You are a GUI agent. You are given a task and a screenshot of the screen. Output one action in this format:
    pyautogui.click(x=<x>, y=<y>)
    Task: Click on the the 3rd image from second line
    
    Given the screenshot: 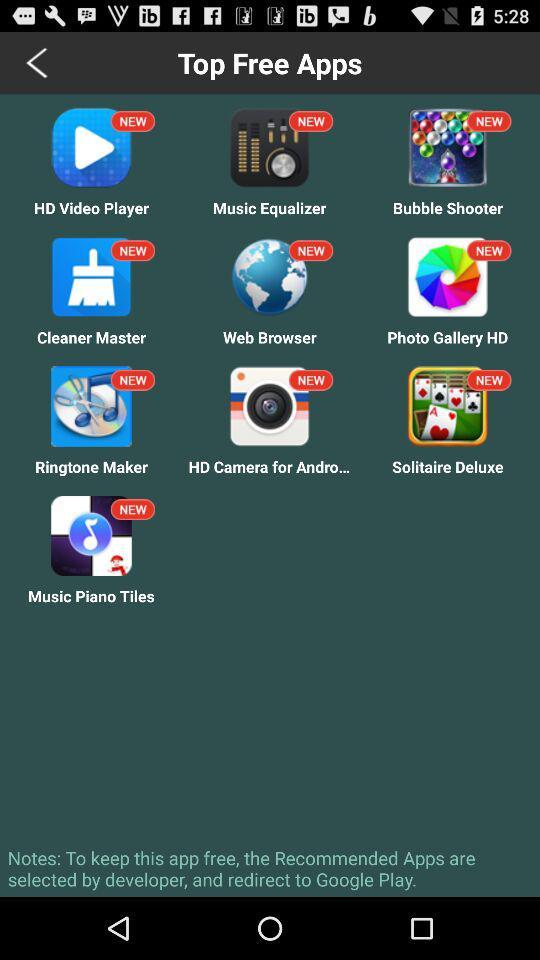 What is the action you would take?
    pyautogui.click(x=447, y=275)
    